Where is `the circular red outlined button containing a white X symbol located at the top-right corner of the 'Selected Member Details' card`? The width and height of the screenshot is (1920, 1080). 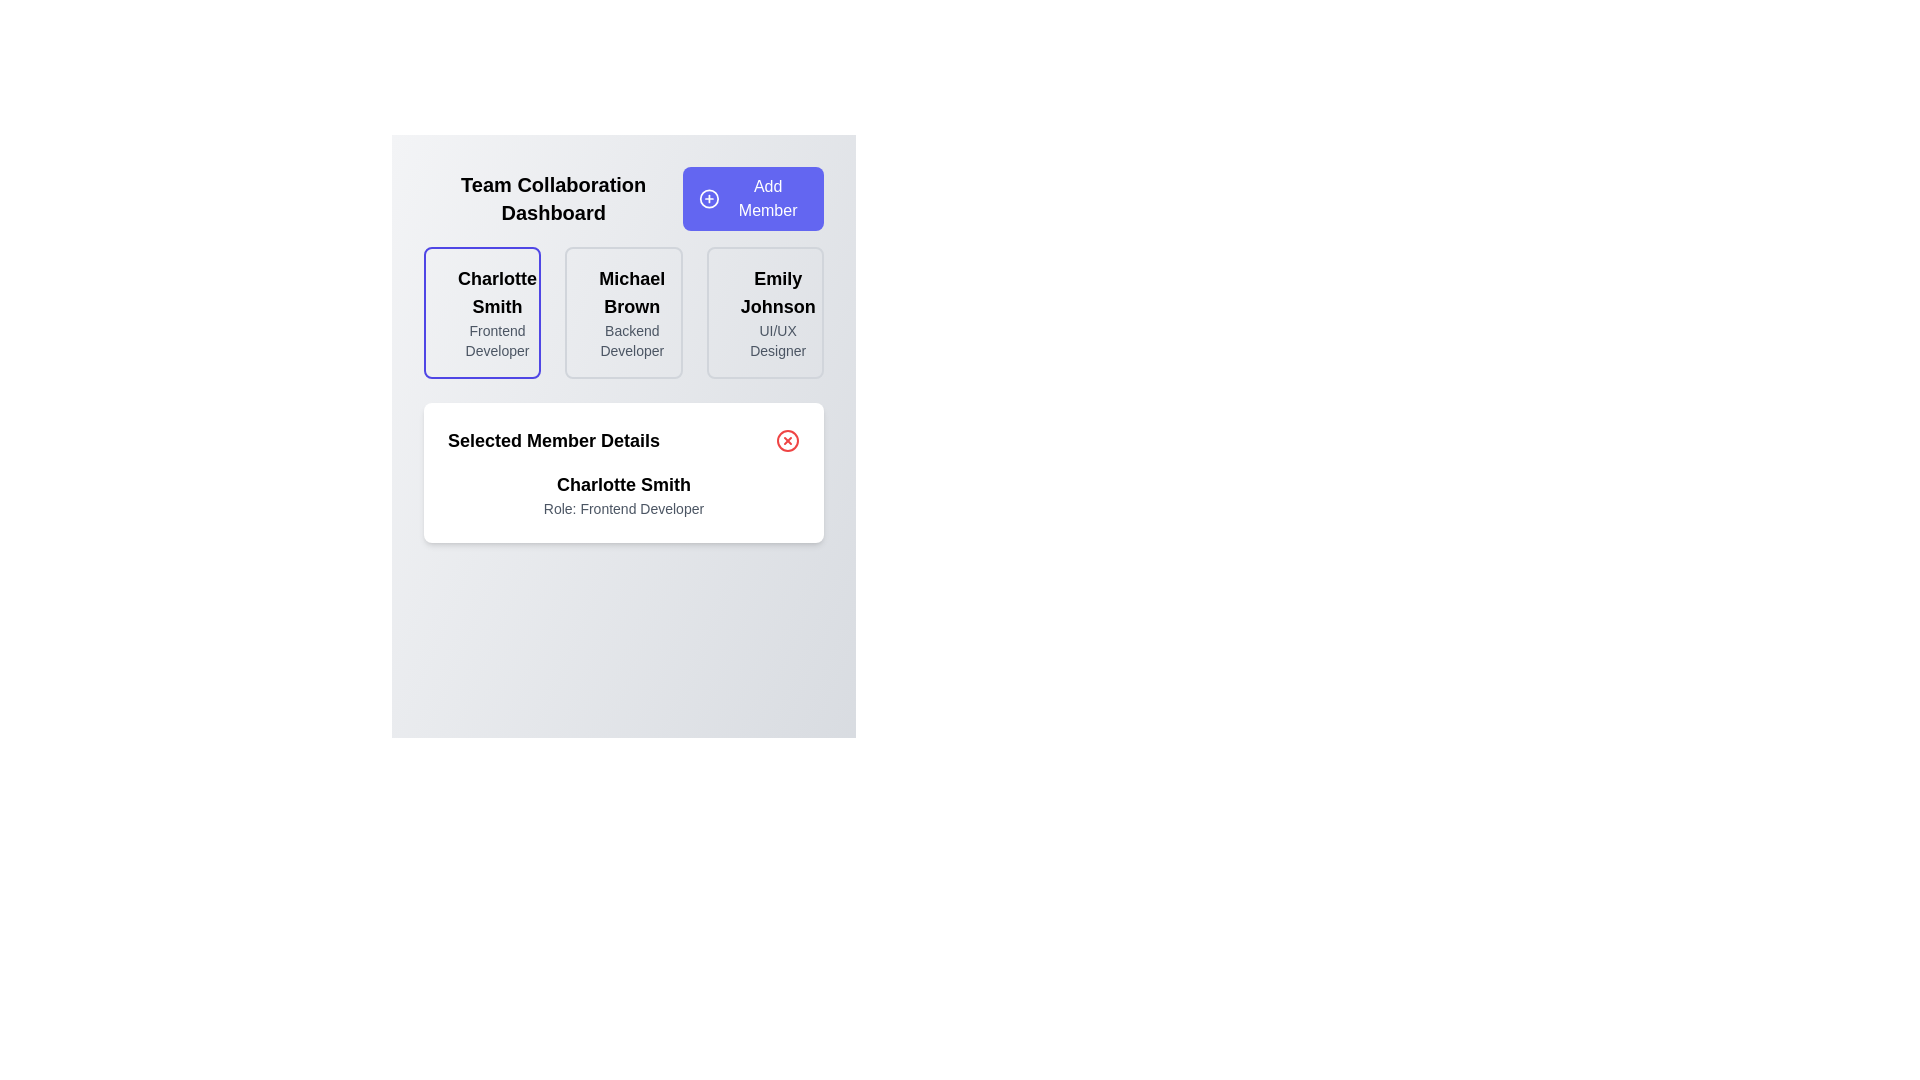 the circular red outlined button containing a white X symbol located at the top-right corner of the 'Selected Member Details' card is located at coordinates (786, 439).